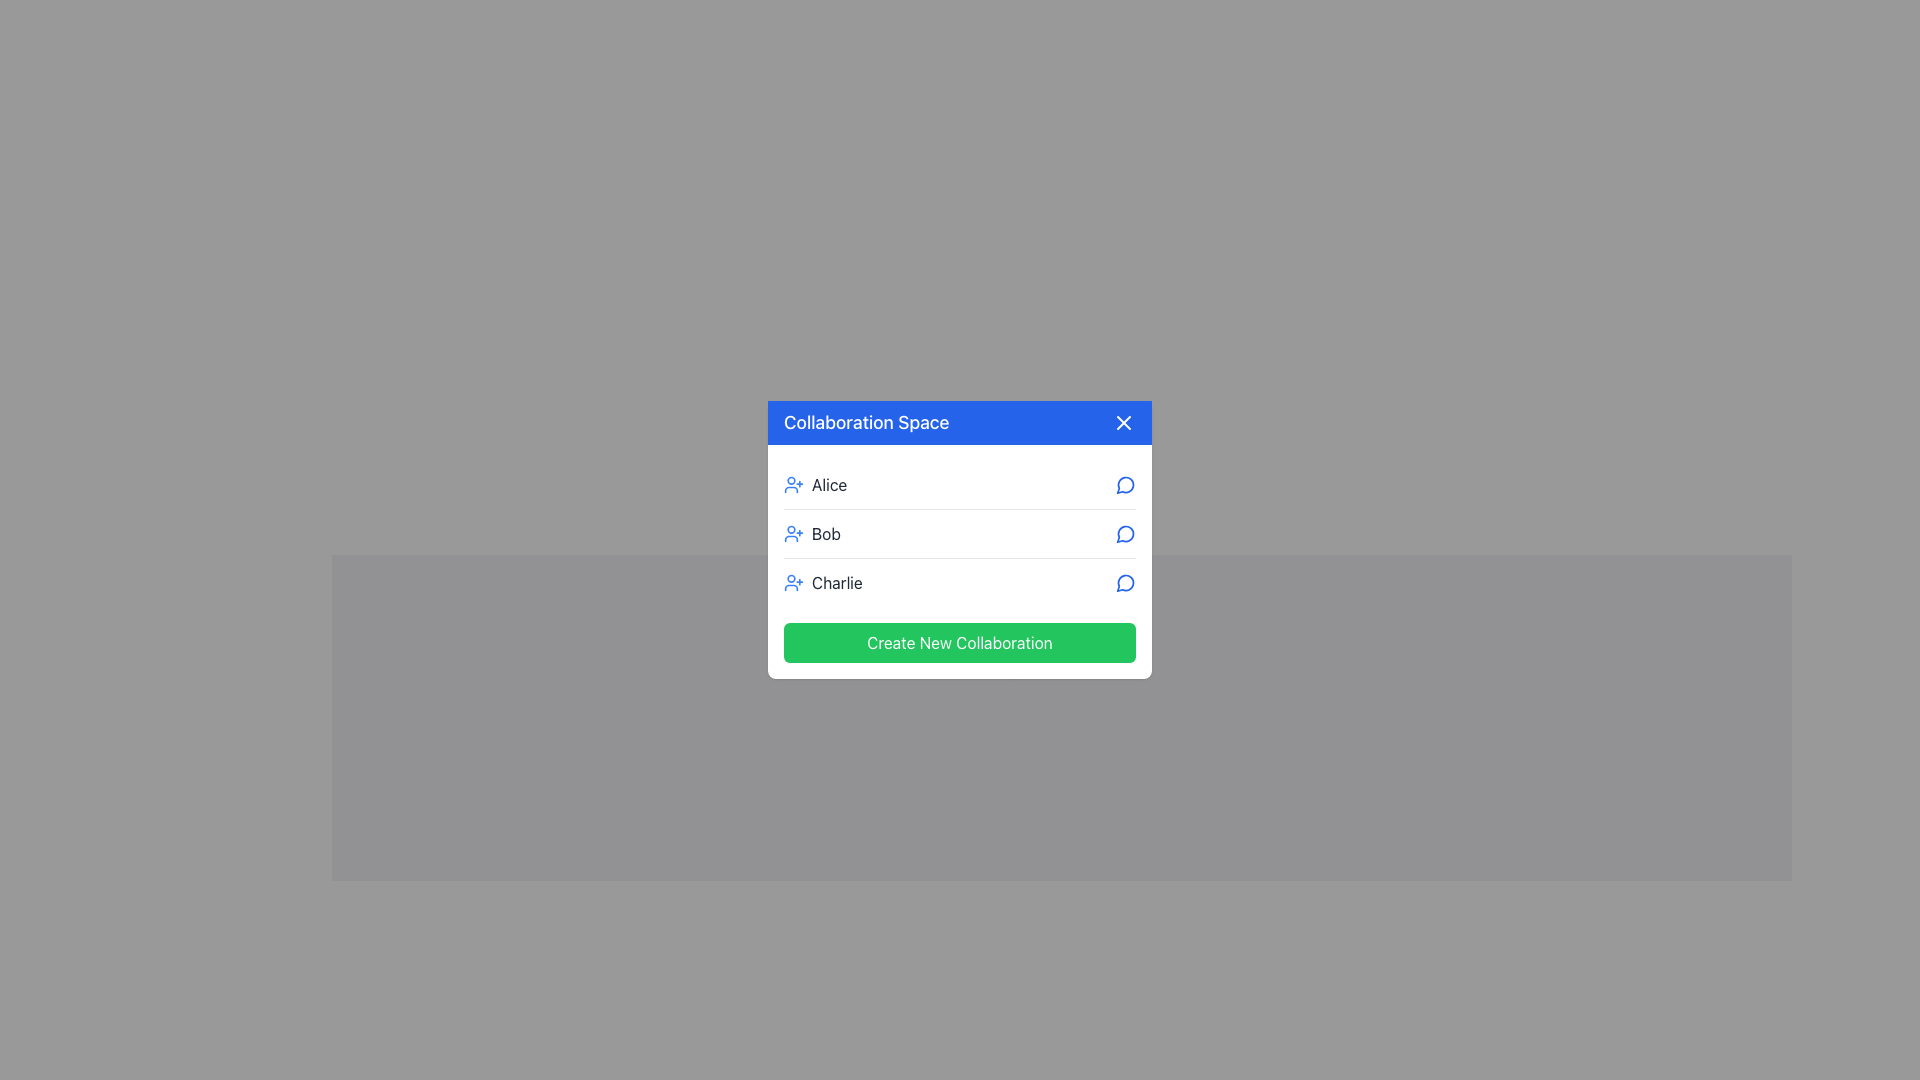 The image size is (1920, 1080). Describe the element at coordinates (1126, 532) in the screenshot. I see `the small circular chat icon with a blue outline located to the right of 'Bob' in the 'Collaboration Space' panel` at that location.